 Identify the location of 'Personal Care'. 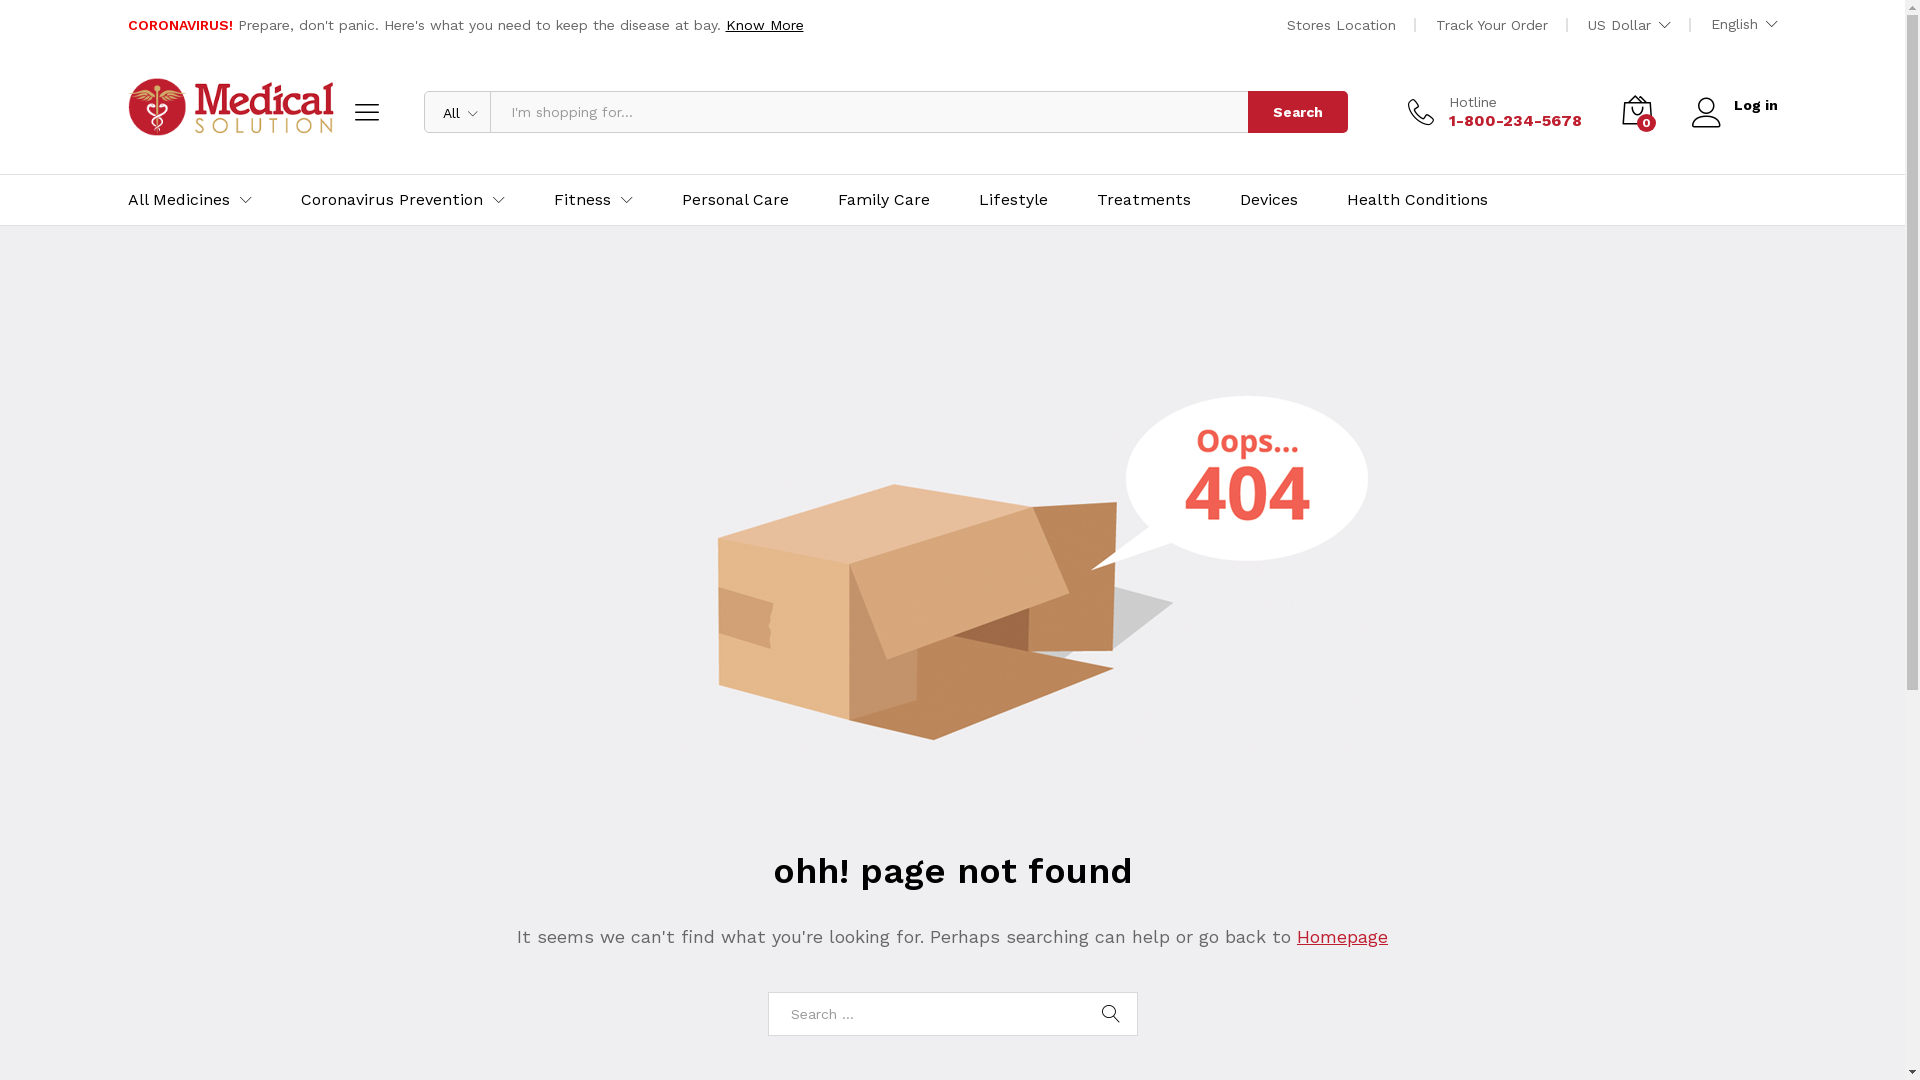
(734, 200).